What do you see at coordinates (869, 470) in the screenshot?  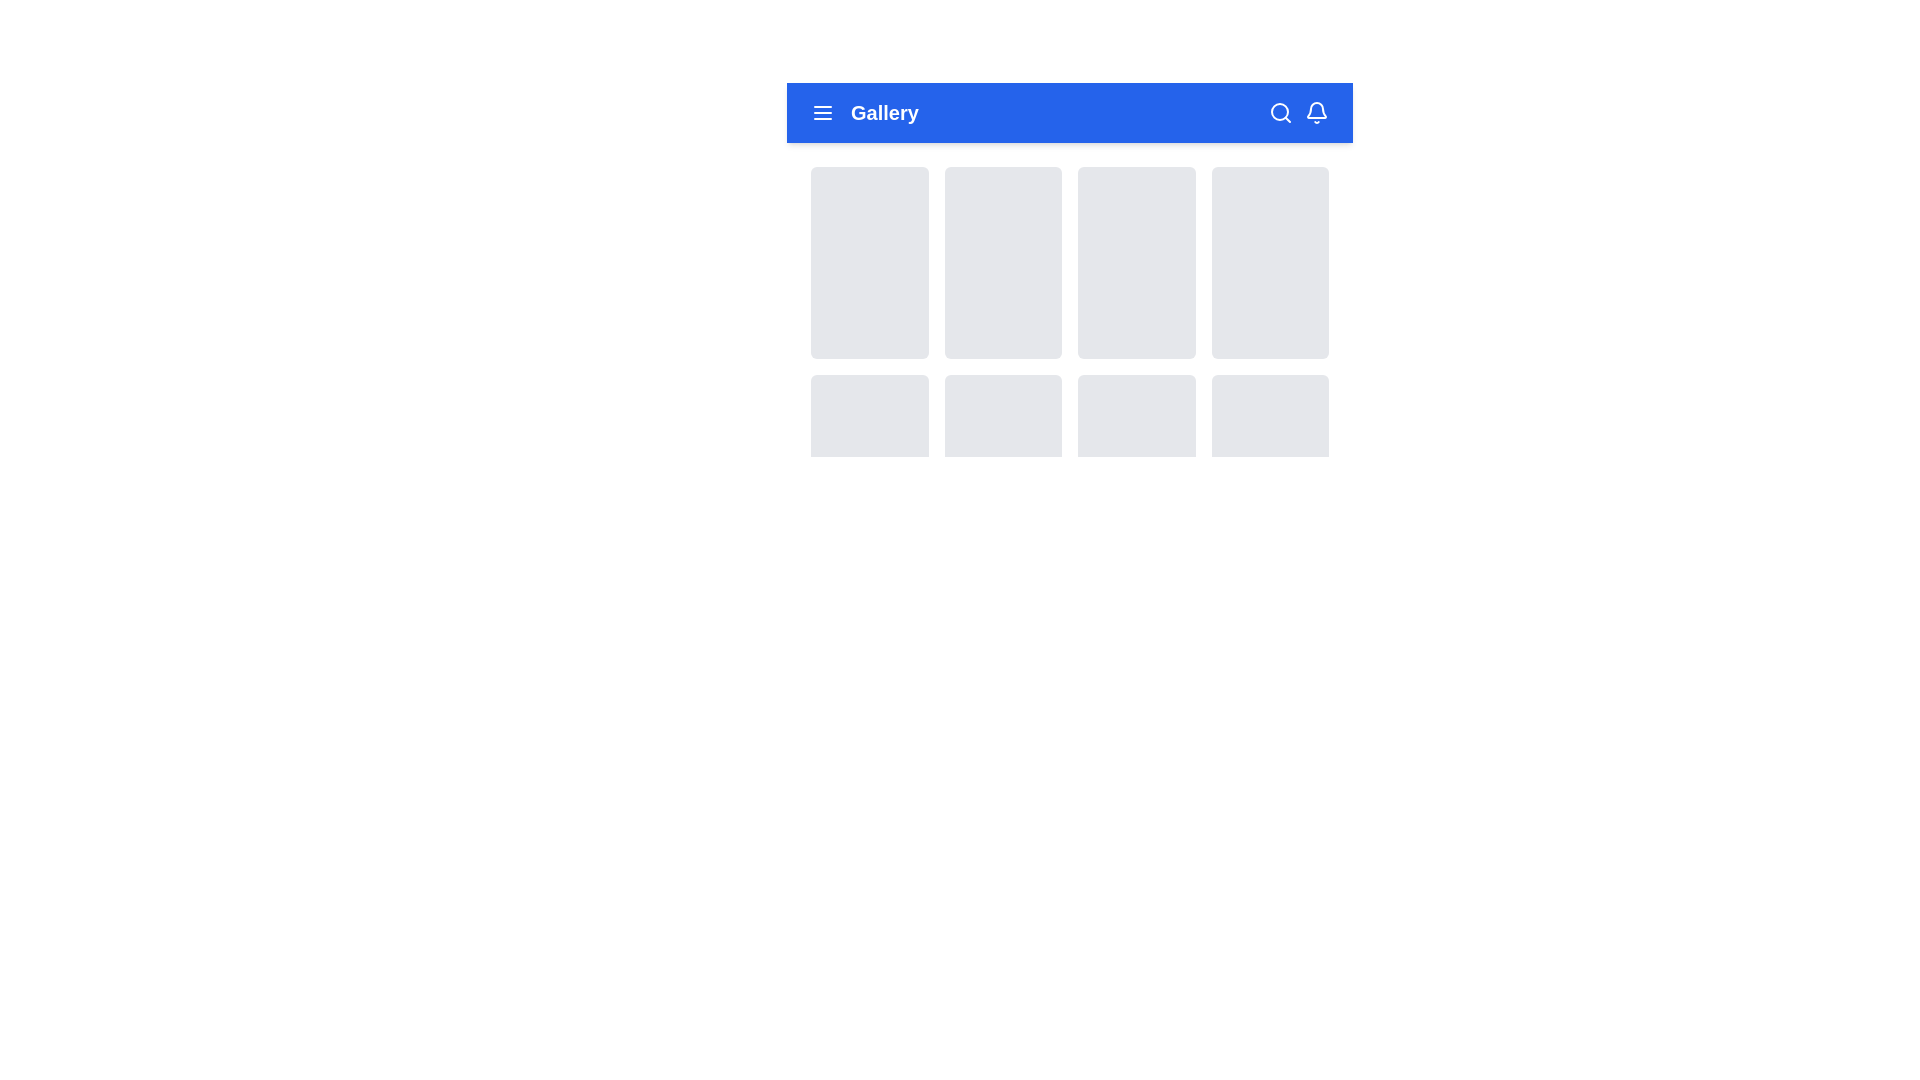 I see `the card component located in the first column of the second row of the grid` at bounding box center [869, 470].